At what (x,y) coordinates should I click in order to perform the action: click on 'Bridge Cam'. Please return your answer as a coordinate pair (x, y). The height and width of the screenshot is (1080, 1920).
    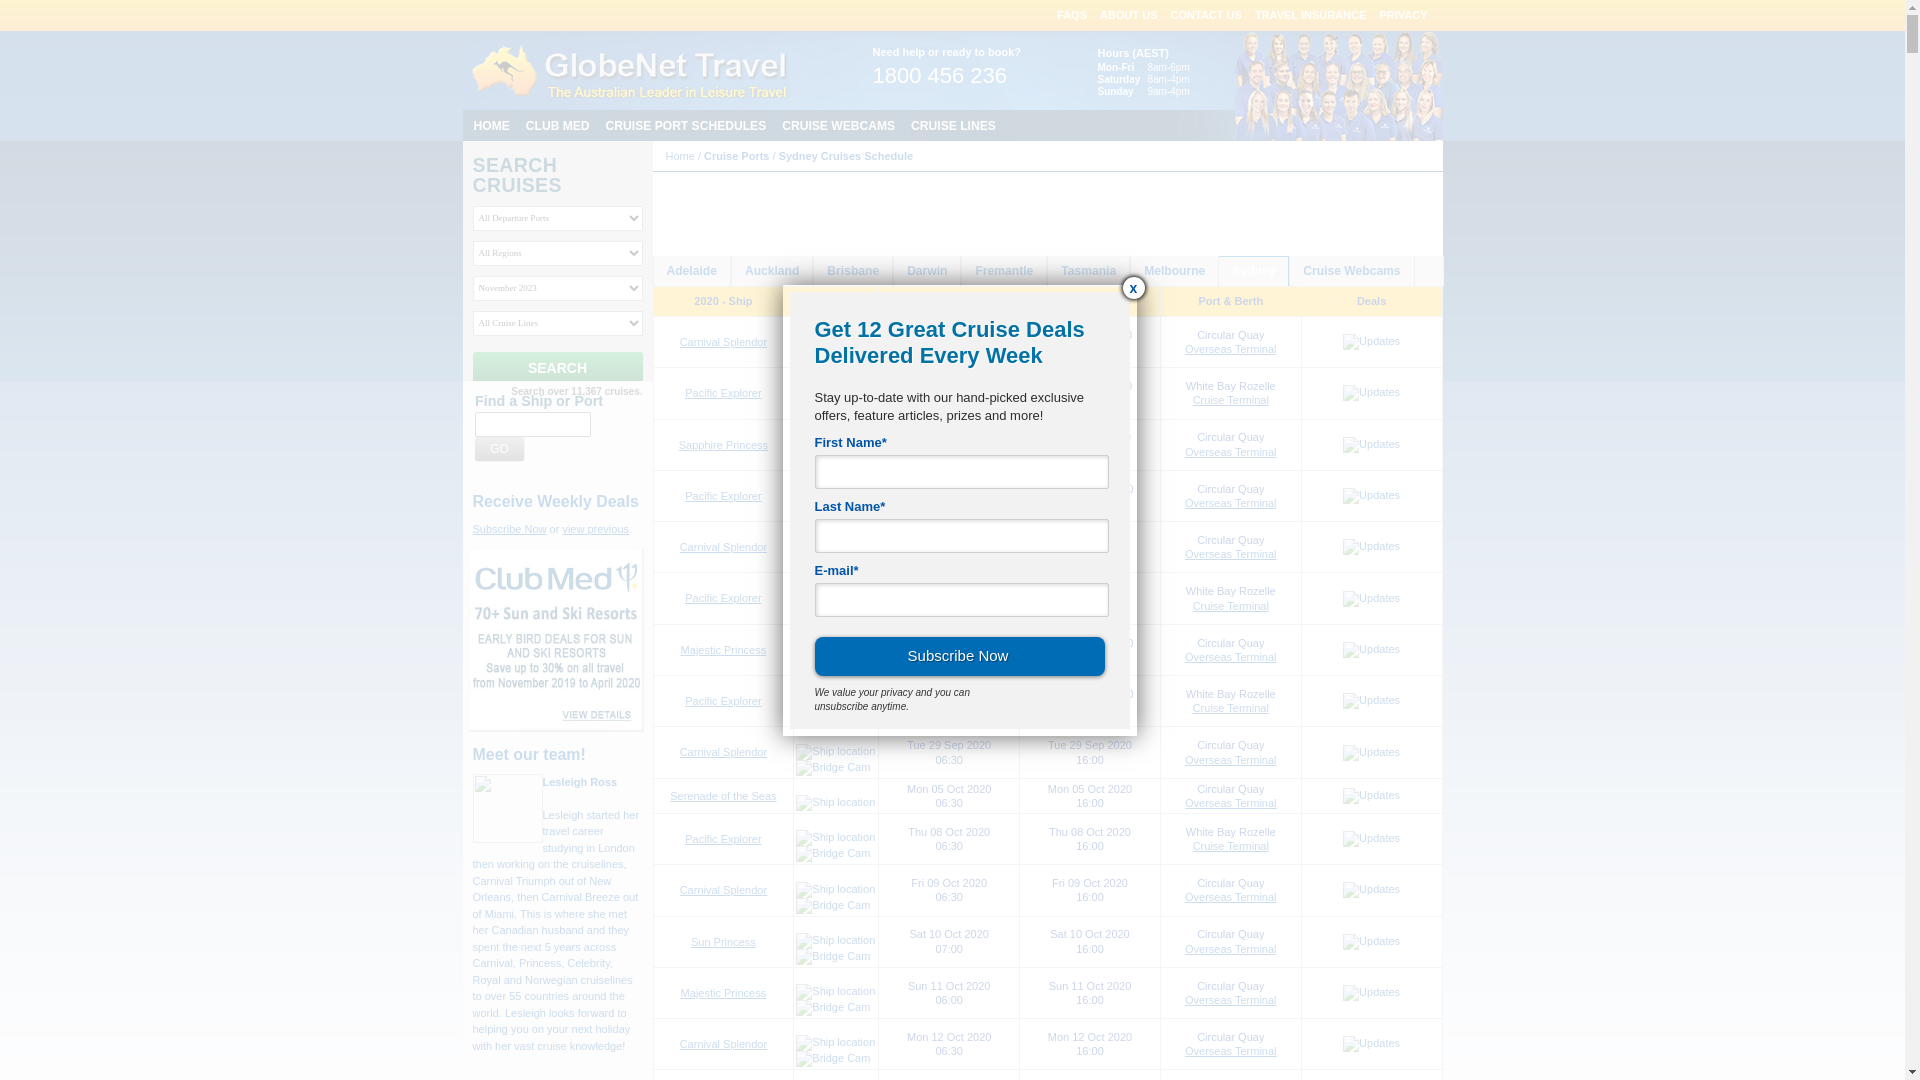
    Looking at the image, I should click on (833, 715).